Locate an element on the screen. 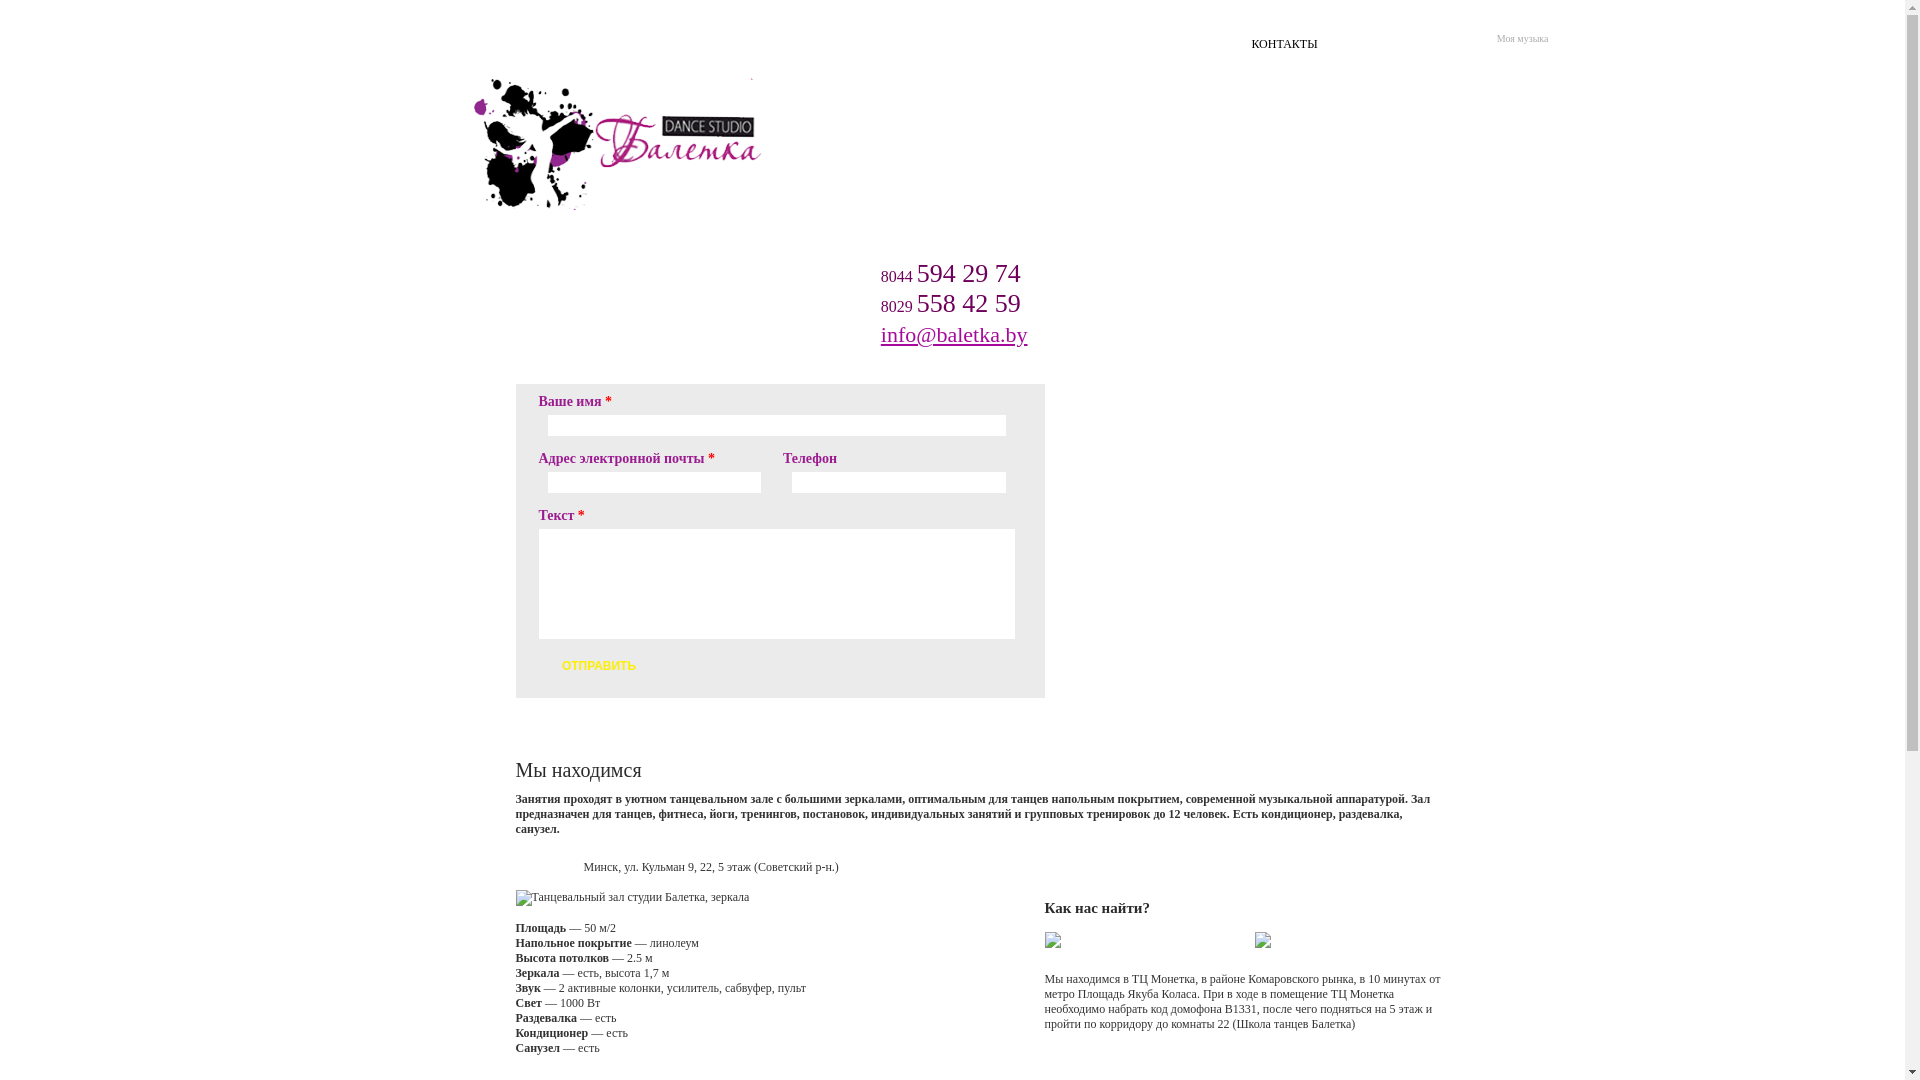 The width and height of the screenshot is (1920, 1080). 'info@baletka.by' is located at coordinates (880, 333).